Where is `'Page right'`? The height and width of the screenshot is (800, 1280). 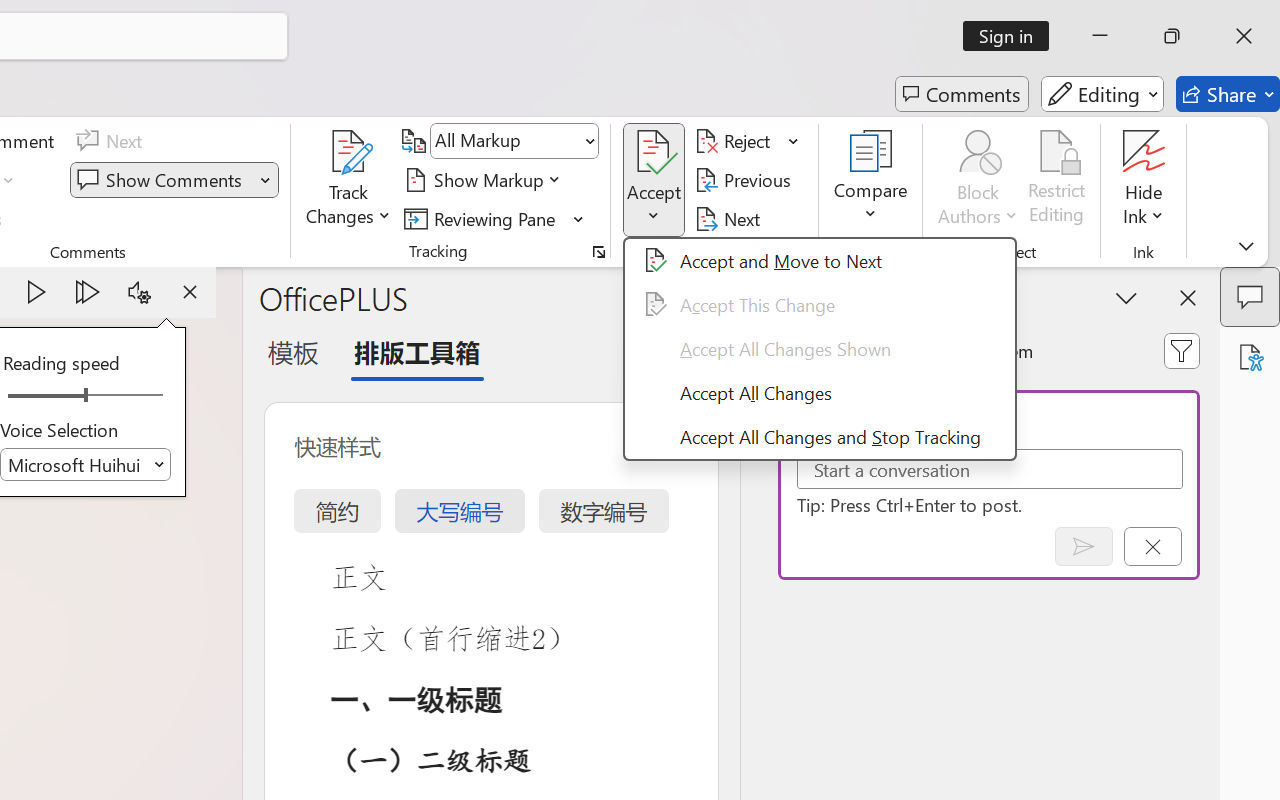 'Page right' is located at coordinates (128, 395).